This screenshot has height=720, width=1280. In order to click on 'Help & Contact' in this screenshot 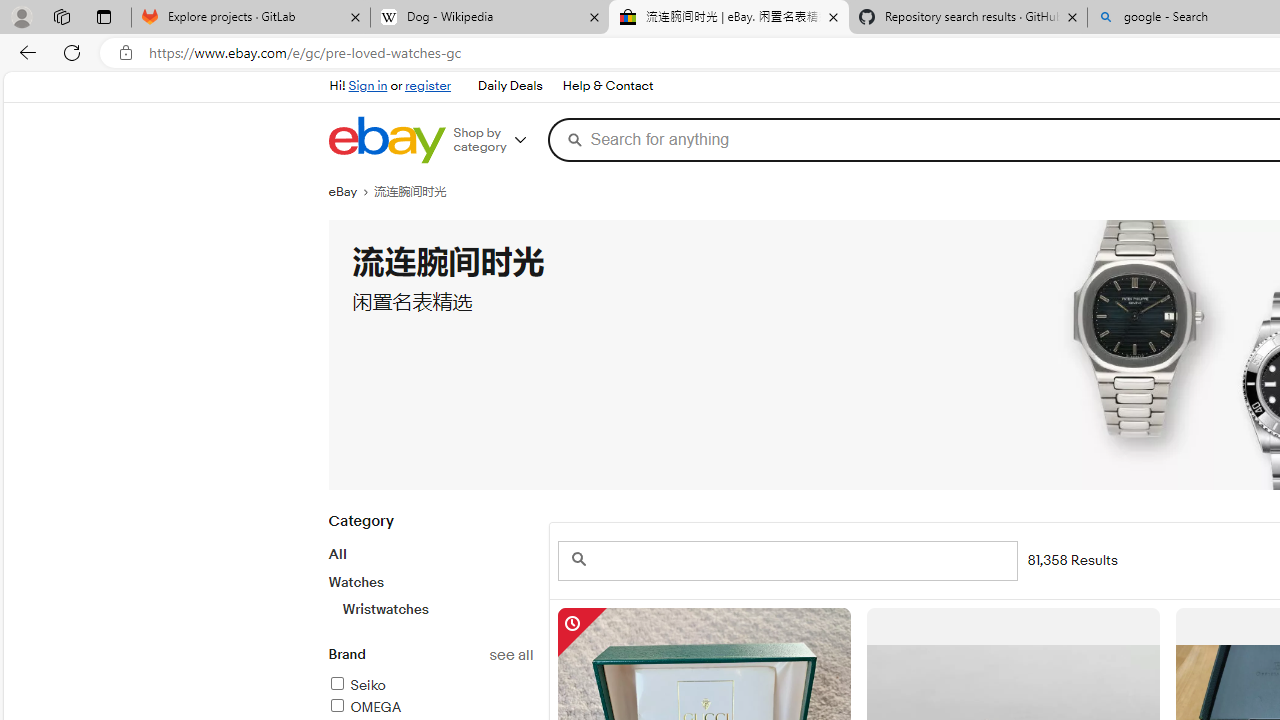, I will do `click(605, 85)`.